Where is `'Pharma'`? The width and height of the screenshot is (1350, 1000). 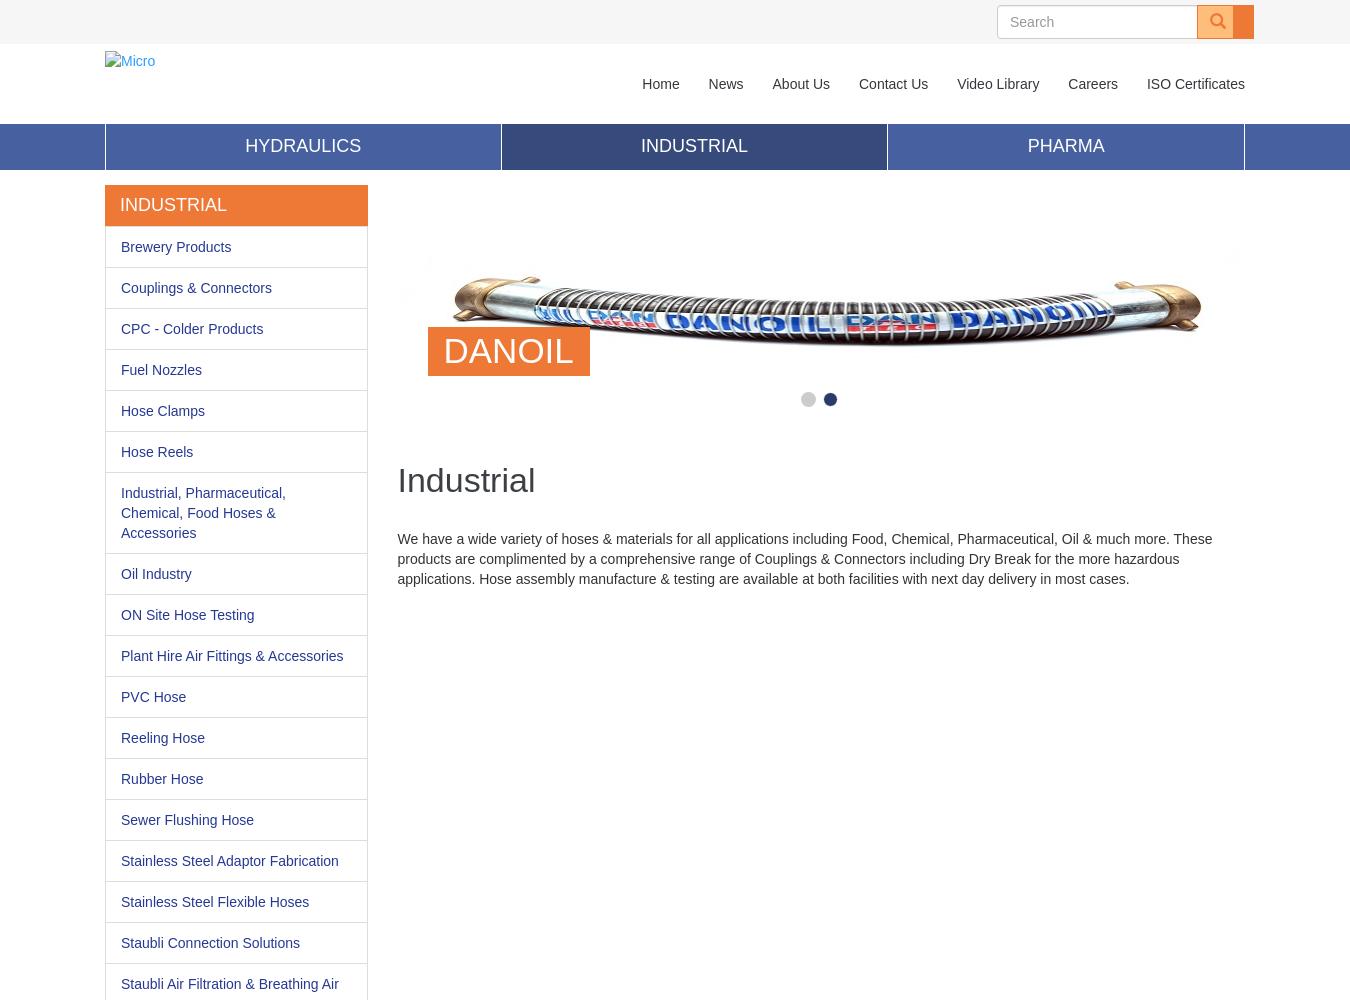
'Pharma' is located at coordinates (1065, 146).